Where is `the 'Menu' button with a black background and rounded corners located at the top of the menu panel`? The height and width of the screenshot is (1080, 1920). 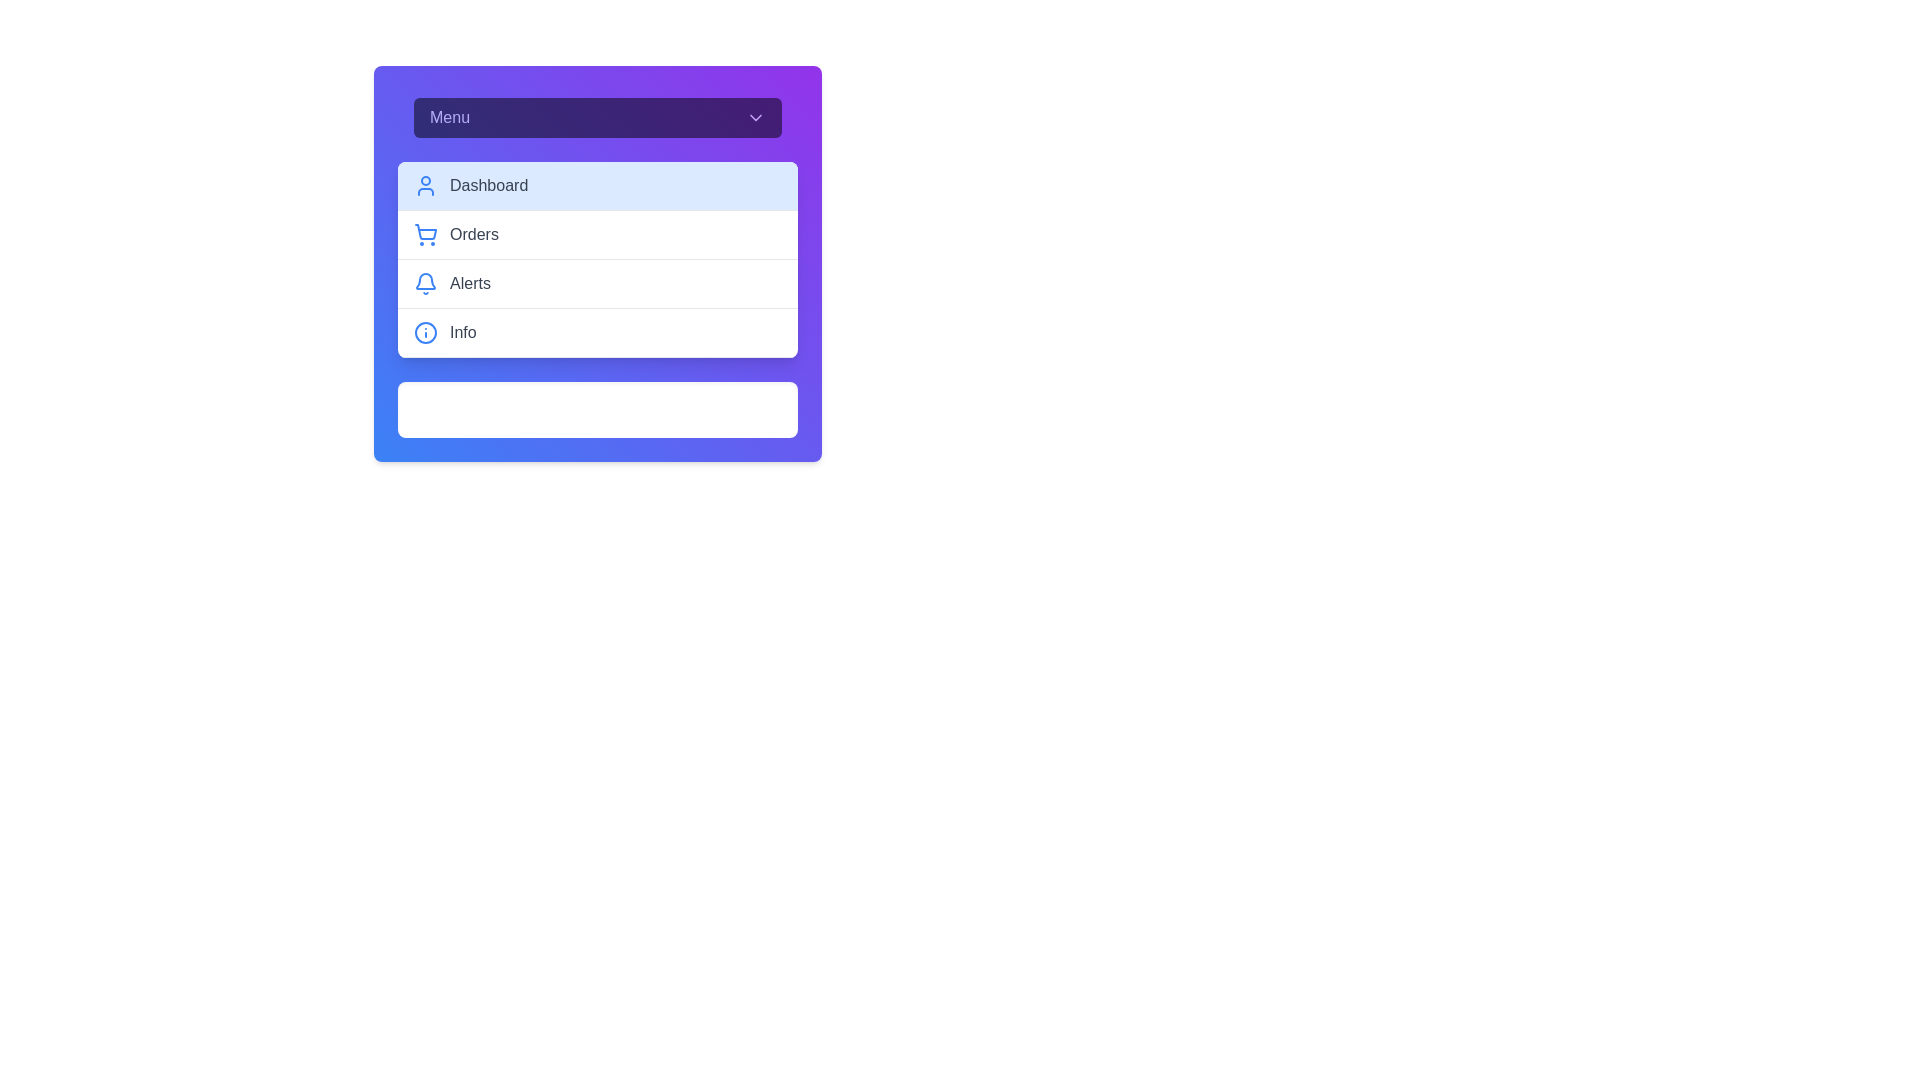
the 'Menu' button with a black background and rounded corners located at the top of the menu panel is located at coordinates (597, 118).